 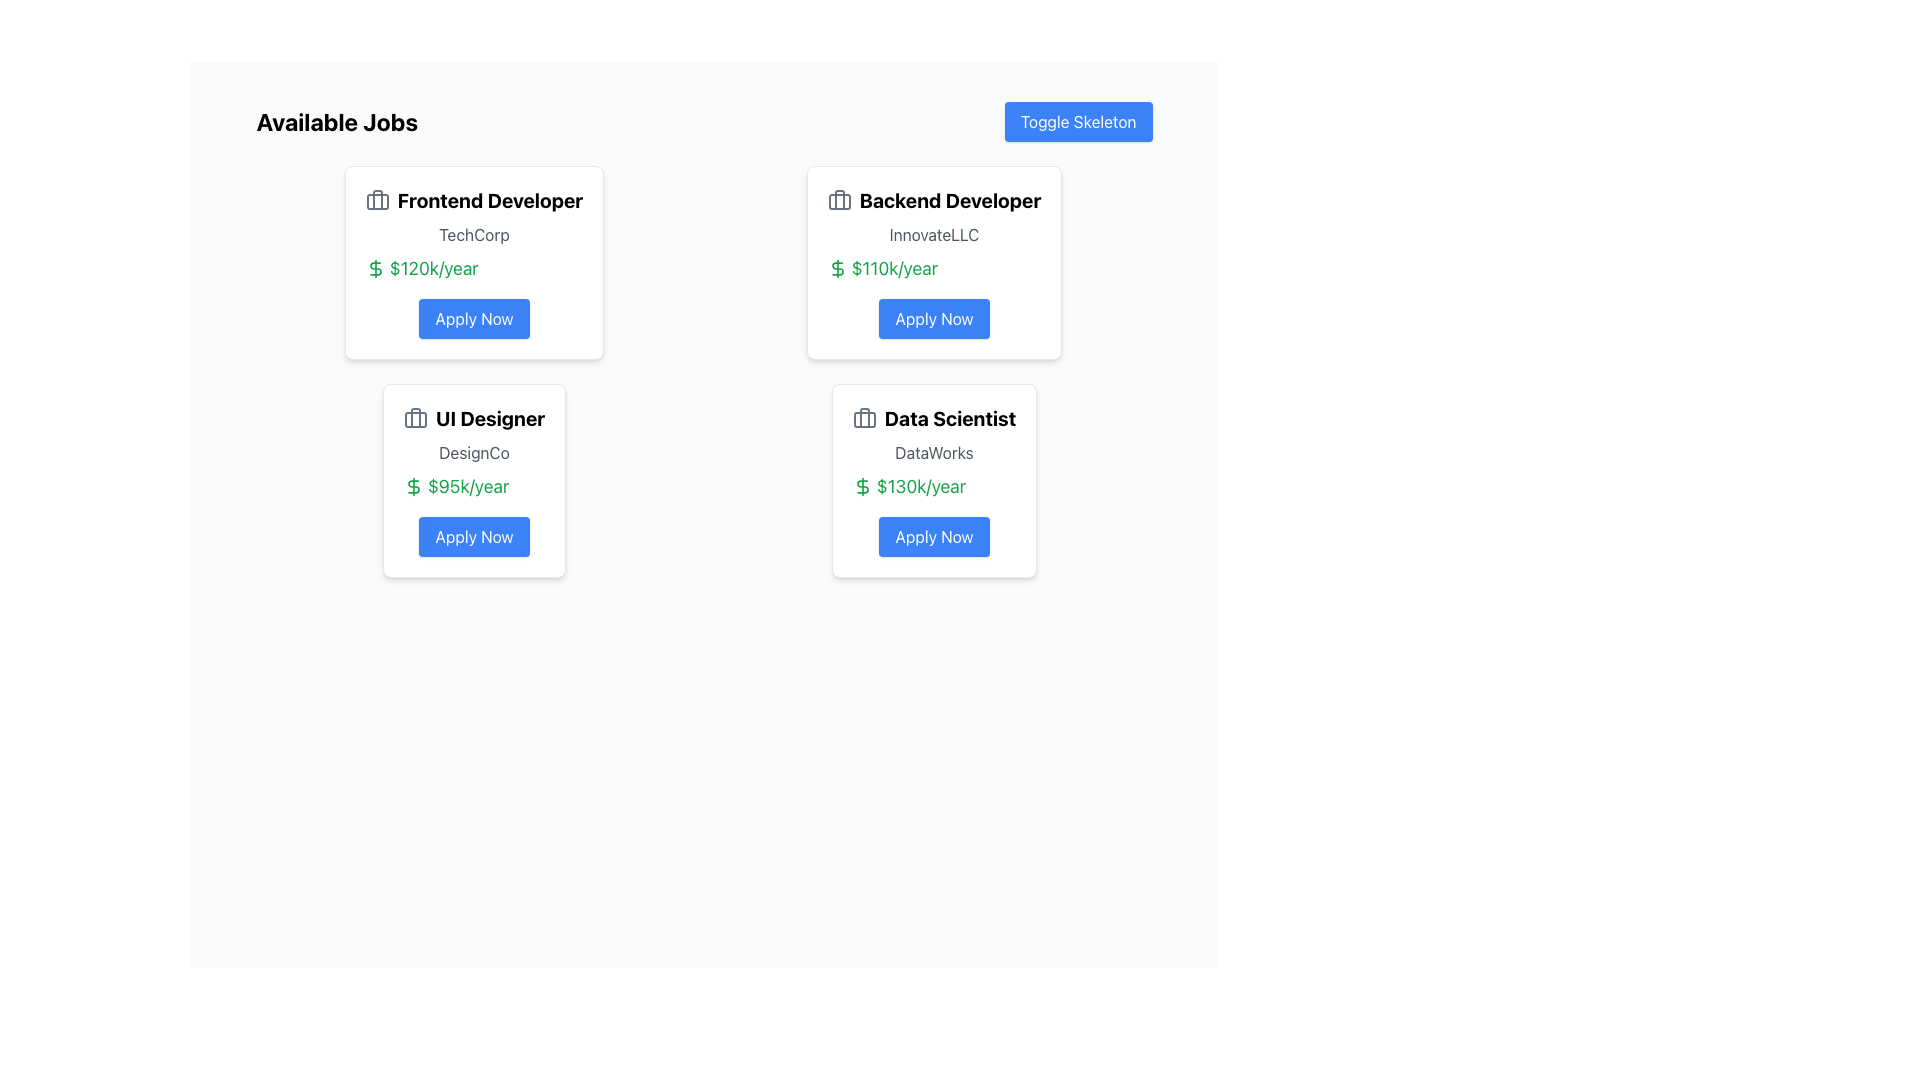 What do you see at coordinates (377, 201) in the screenshot?
I see `the decorative icon detail located in the upper-left corner of the job card for the 'Frontend Developer' role, which is nested inside a briefcase-shaped icon` at bounding box center [377, 201].